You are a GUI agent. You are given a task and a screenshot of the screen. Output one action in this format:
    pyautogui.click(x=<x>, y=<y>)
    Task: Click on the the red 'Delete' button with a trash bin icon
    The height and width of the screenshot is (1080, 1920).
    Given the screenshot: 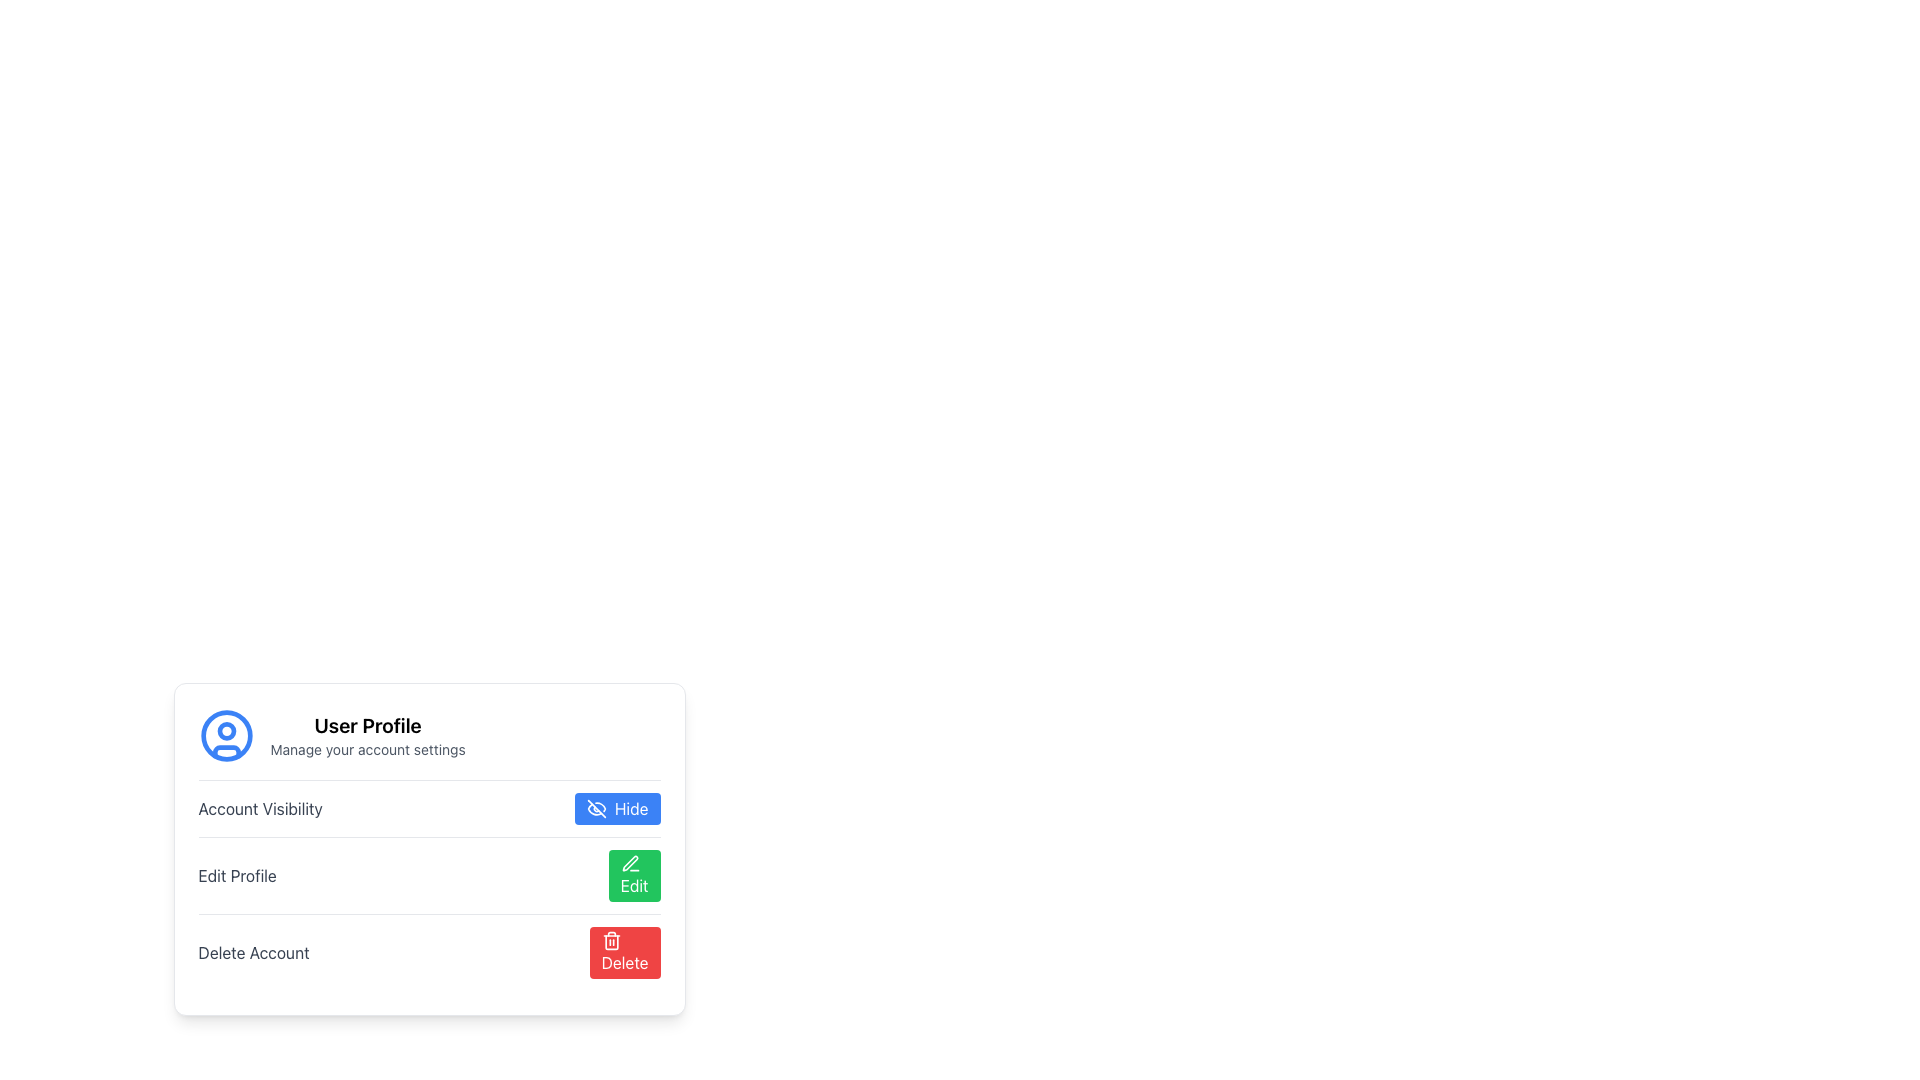 What is the action you would take?
    pyautogui.click(x=623, y=951)
    